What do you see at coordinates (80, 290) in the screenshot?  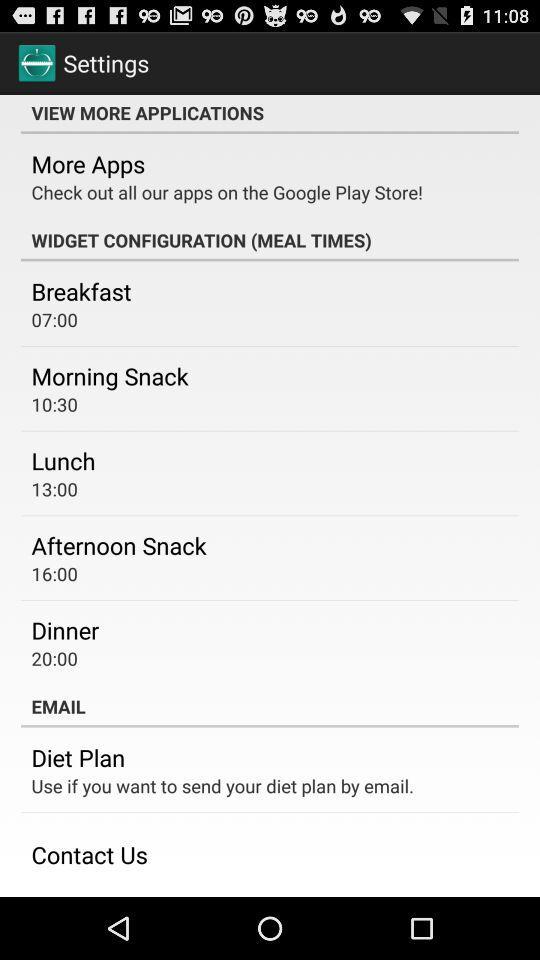 I see `item above 07:00 item` at bounding box center [80, 290].